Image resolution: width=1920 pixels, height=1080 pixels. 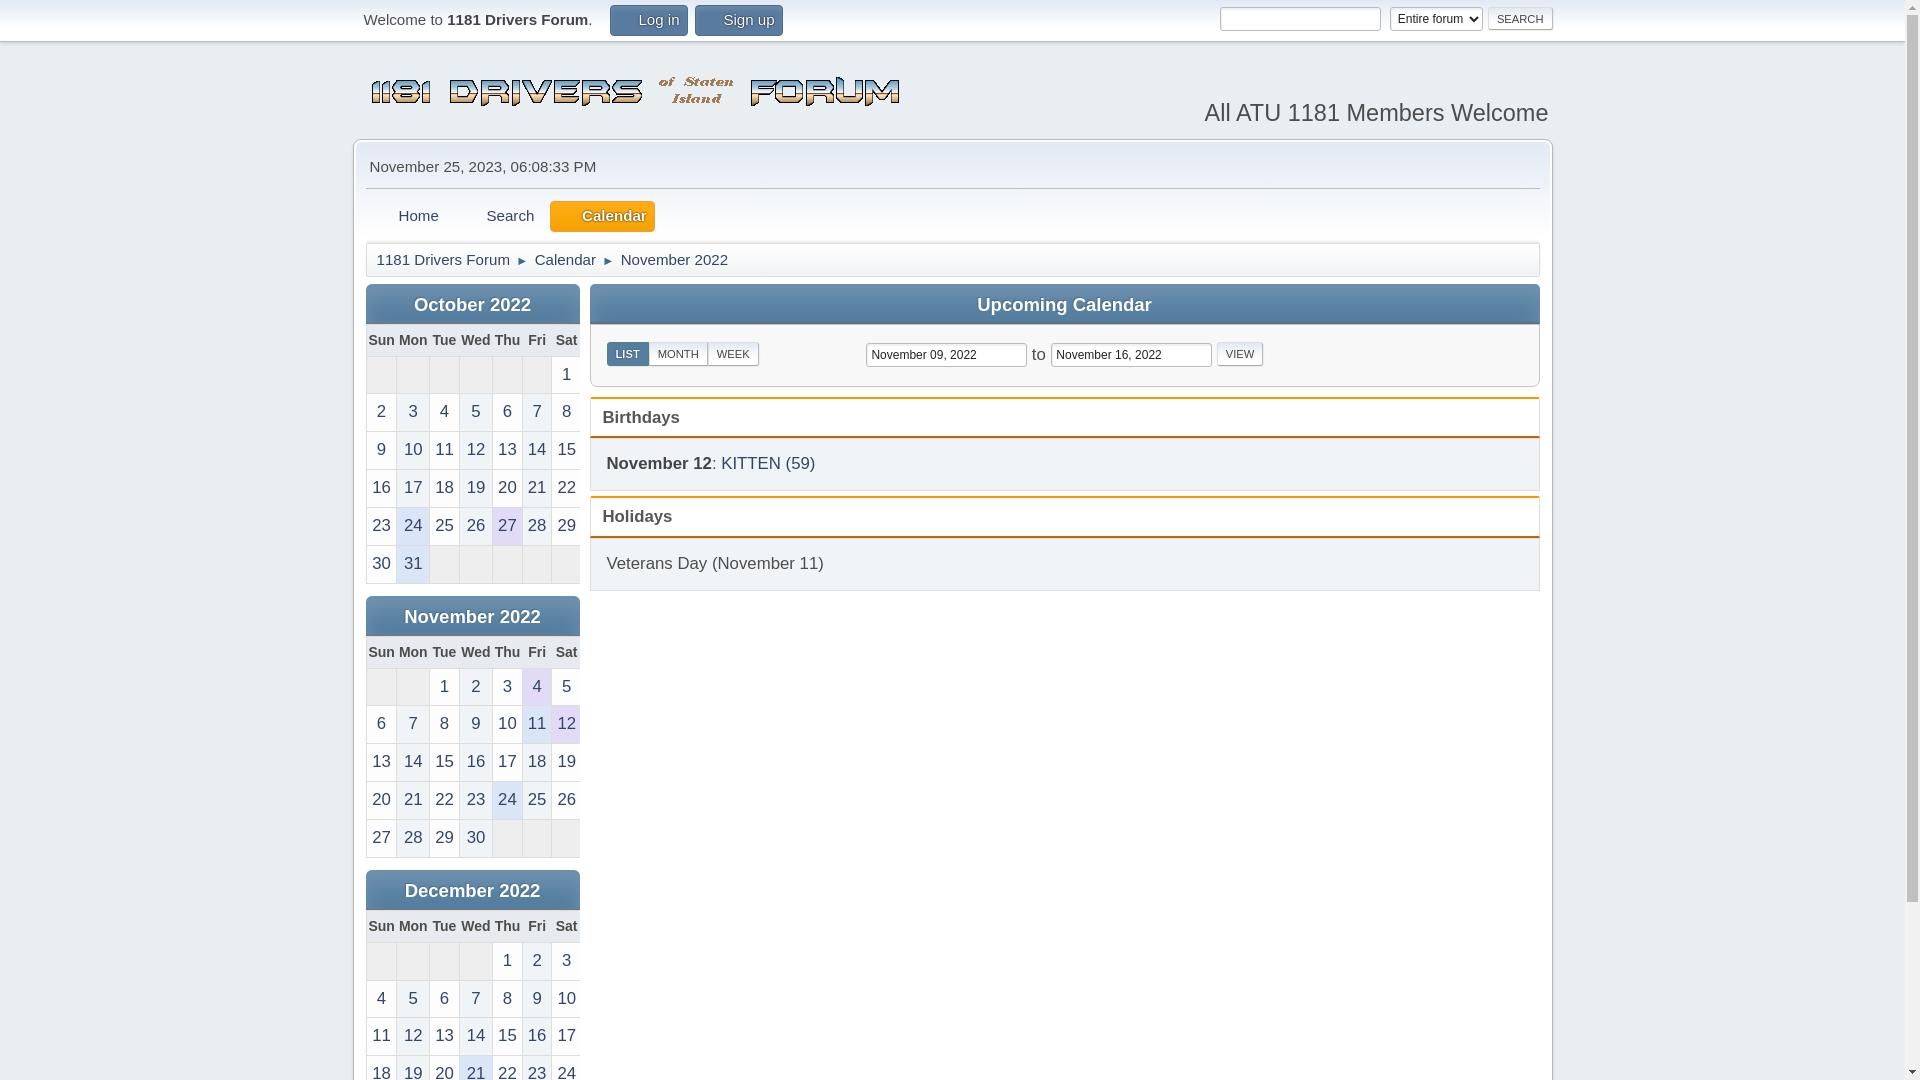 I want to click on '22', so click(x=443, y=799).